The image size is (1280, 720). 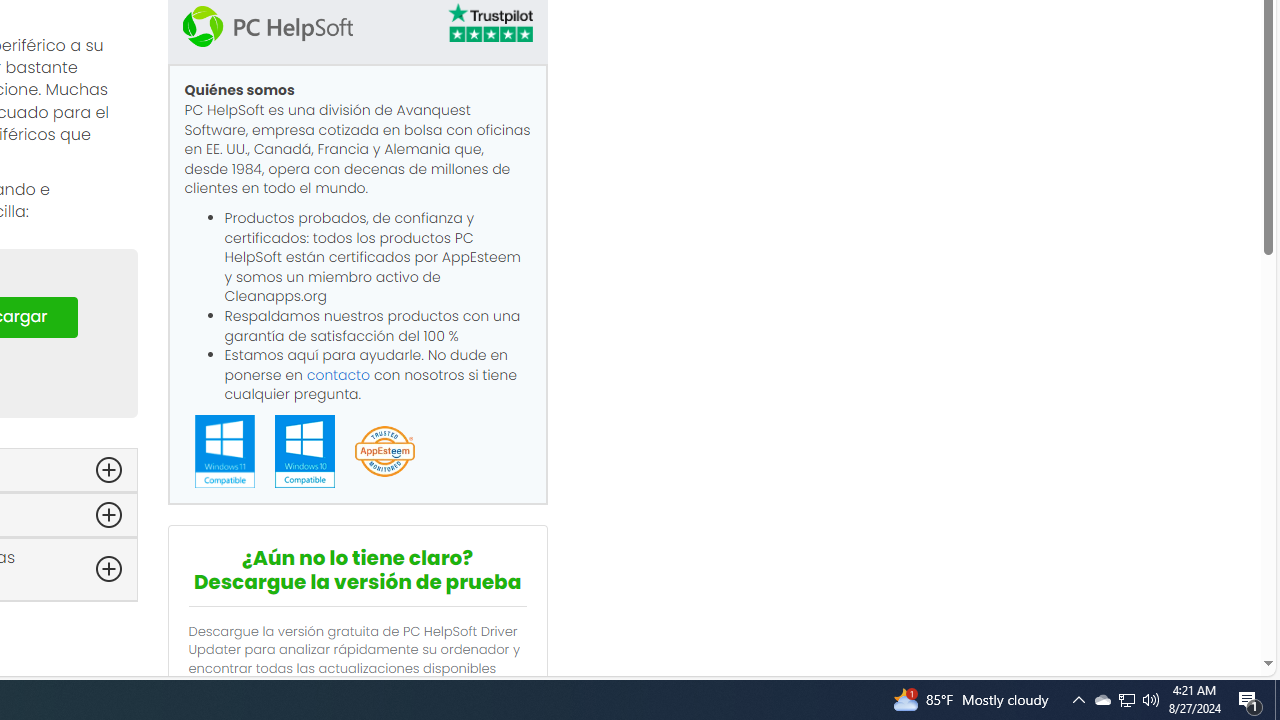 I want to click on 'Windows 11 Compatible', so click(x=224, y=451).